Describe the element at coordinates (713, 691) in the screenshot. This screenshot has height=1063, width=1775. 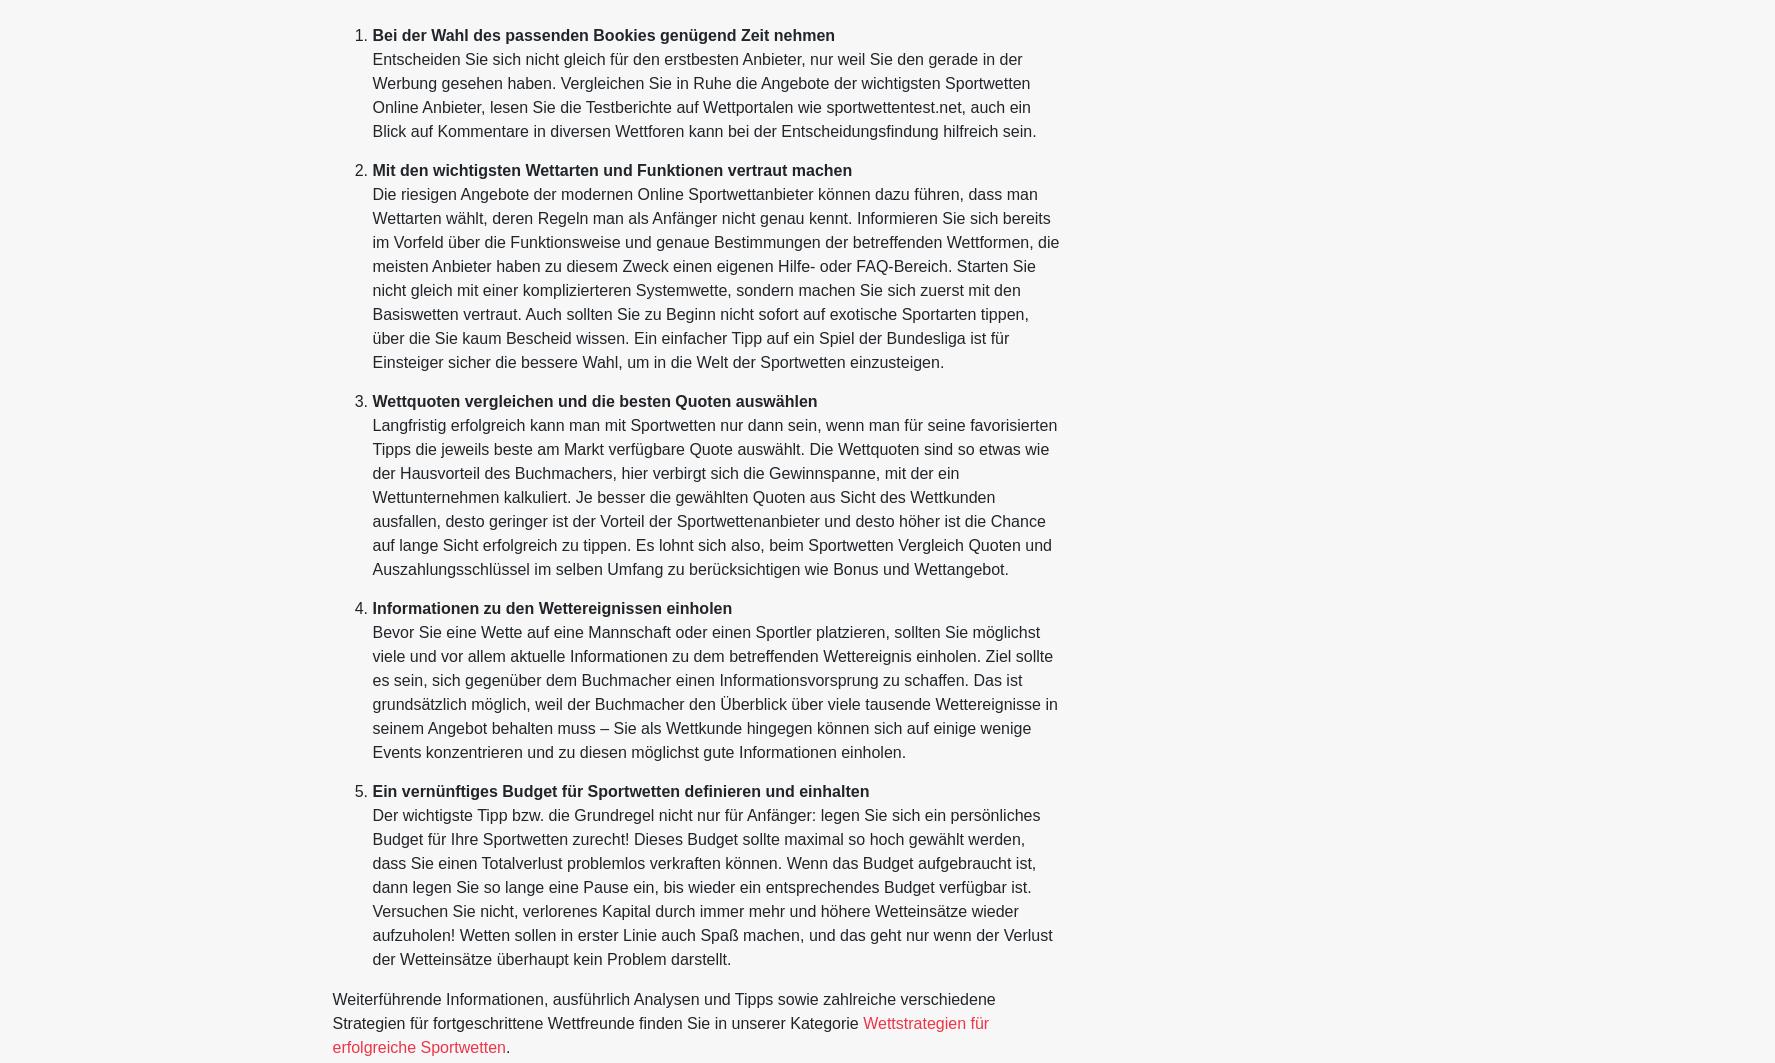
I see `'Bevor Sie eine Wette auf eine Mannschaft oder einen Sportler platzieren, sollten Sie möglichst viele und vor allem aktuelle Informationen zu dem betreffenden Wettereignis einholen. Ziel sollte es sein, sich gegenüber dem Buchmacher einen Informationsvorsprung zu schaffen. Das ist grundsätzlich möglich, weil der Buchmacher den Überblick über viele tausende Wettereignisse in seinem Angebot behalten muss – Sie als Wettkunde hingegen können sich auf einige wenige Events konzentrieren und zu diesen möglichst gute Informationen einholen.'` at that location.